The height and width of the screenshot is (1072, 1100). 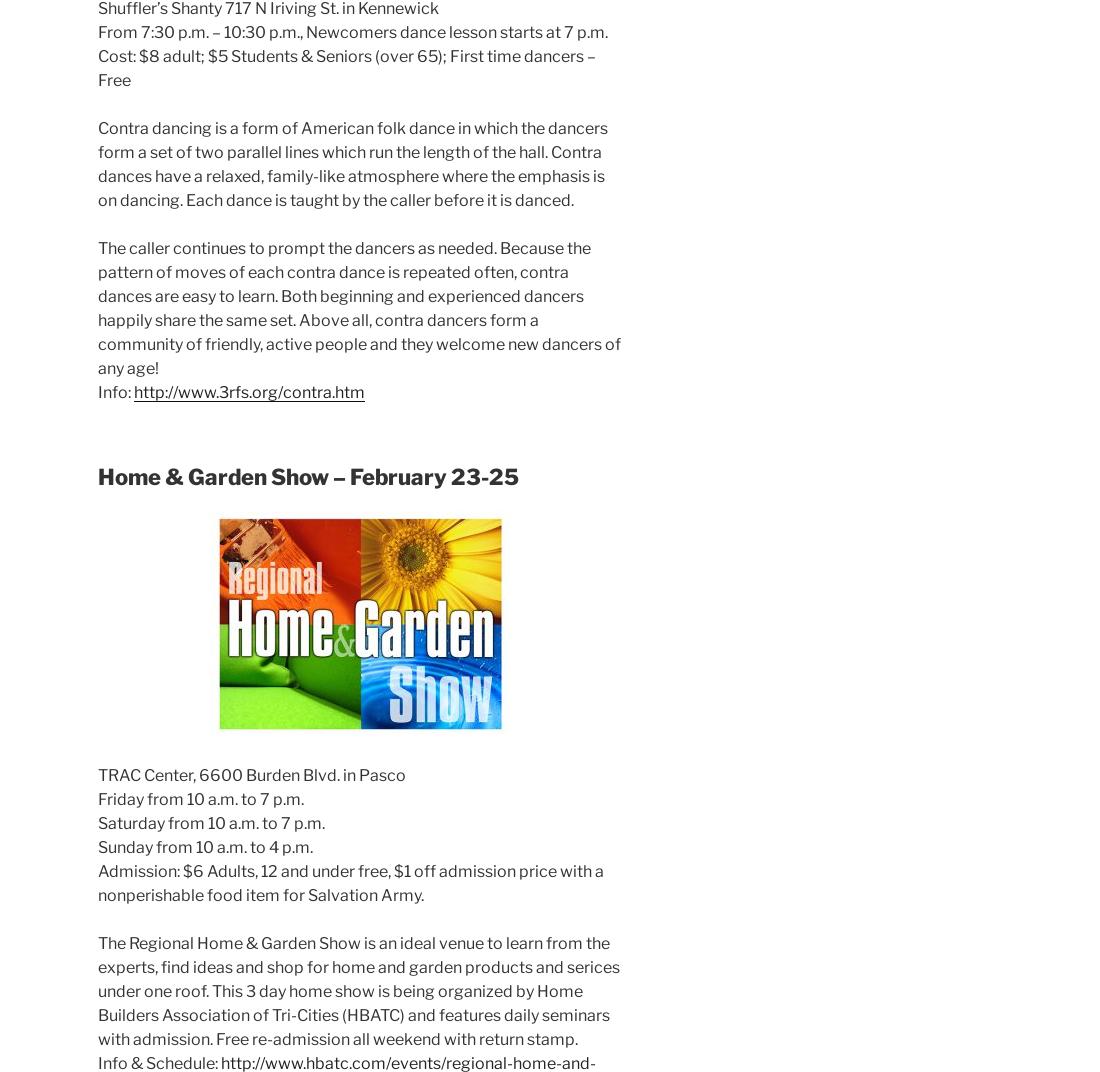 I want to click on 'Cost: $8 adult; $5 Students & Seniors (over 65); First time dancers – Free', so click(x=347, y=68).